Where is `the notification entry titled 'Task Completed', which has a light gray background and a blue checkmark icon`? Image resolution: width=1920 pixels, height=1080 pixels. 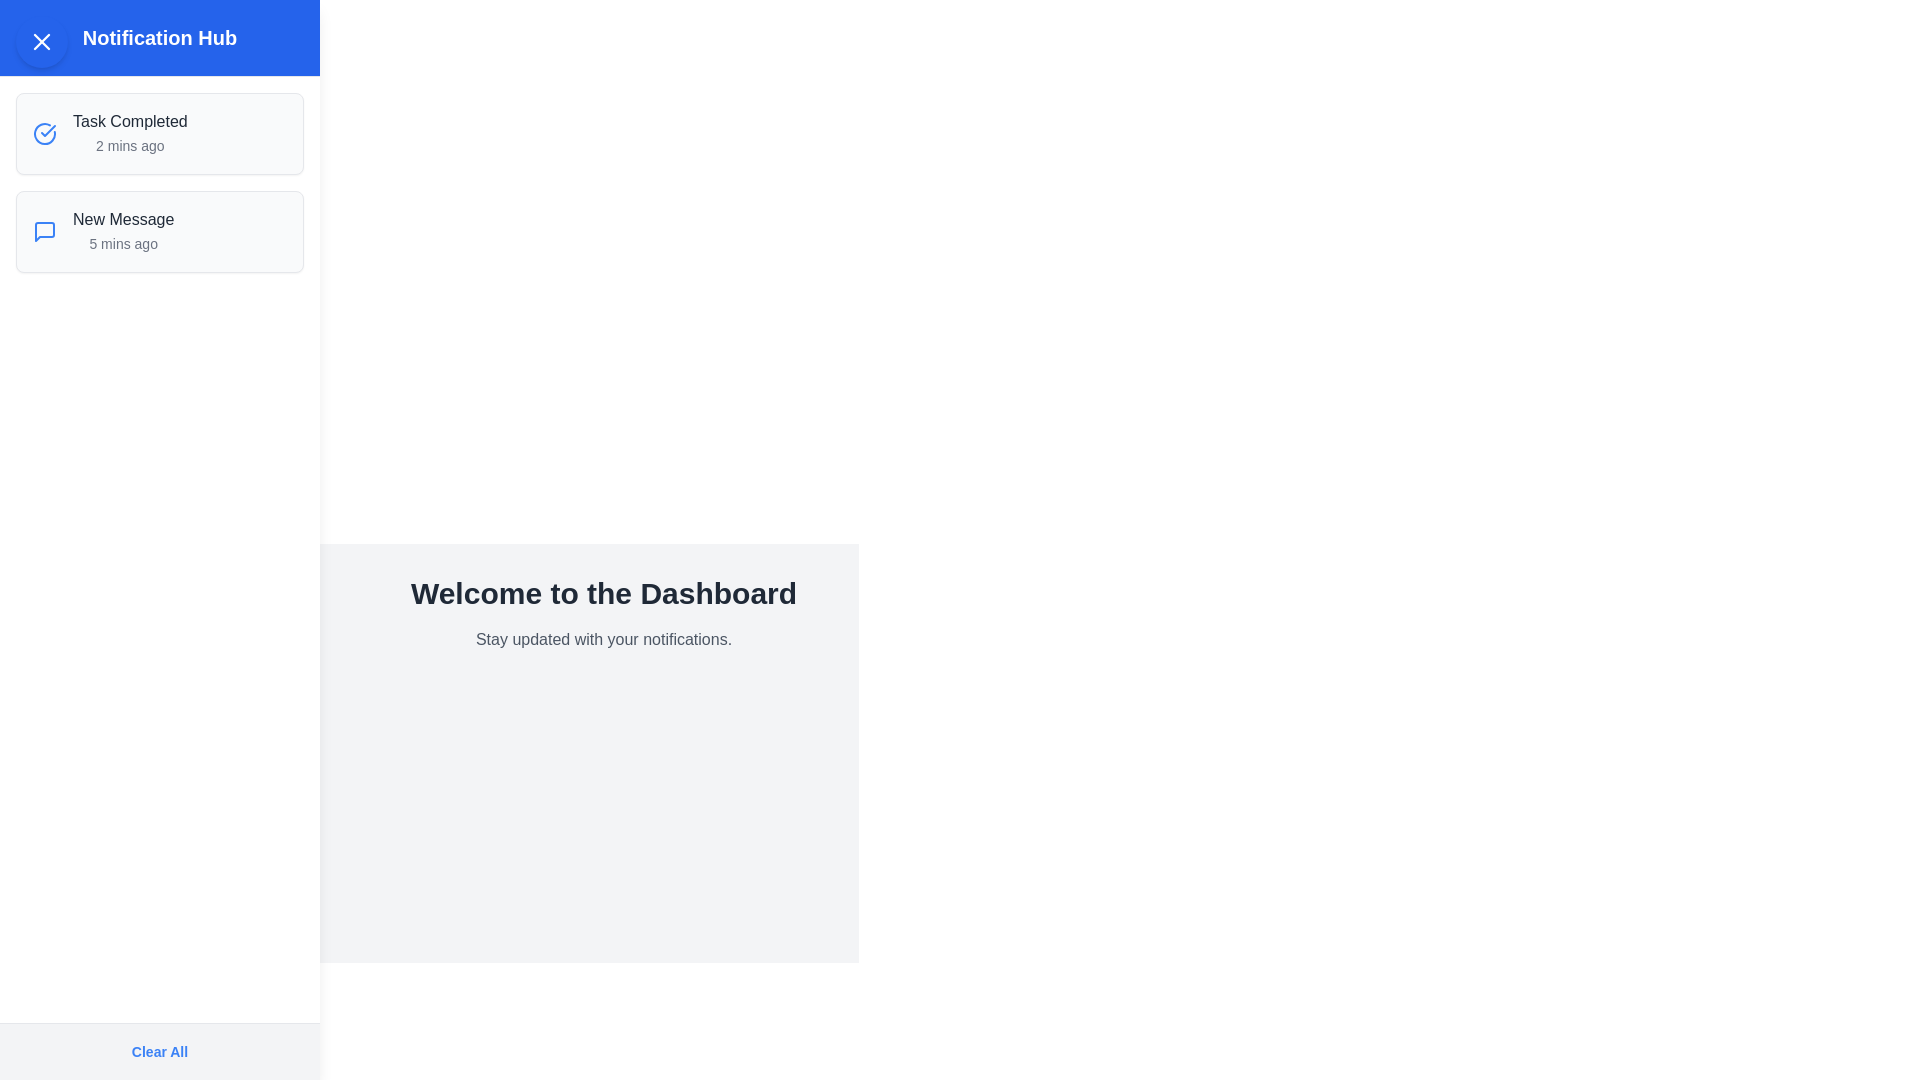 the notification entry titled 'Task Completed', which has a light gray background and a blue checkmark icon is located at coordinates (158, 134).